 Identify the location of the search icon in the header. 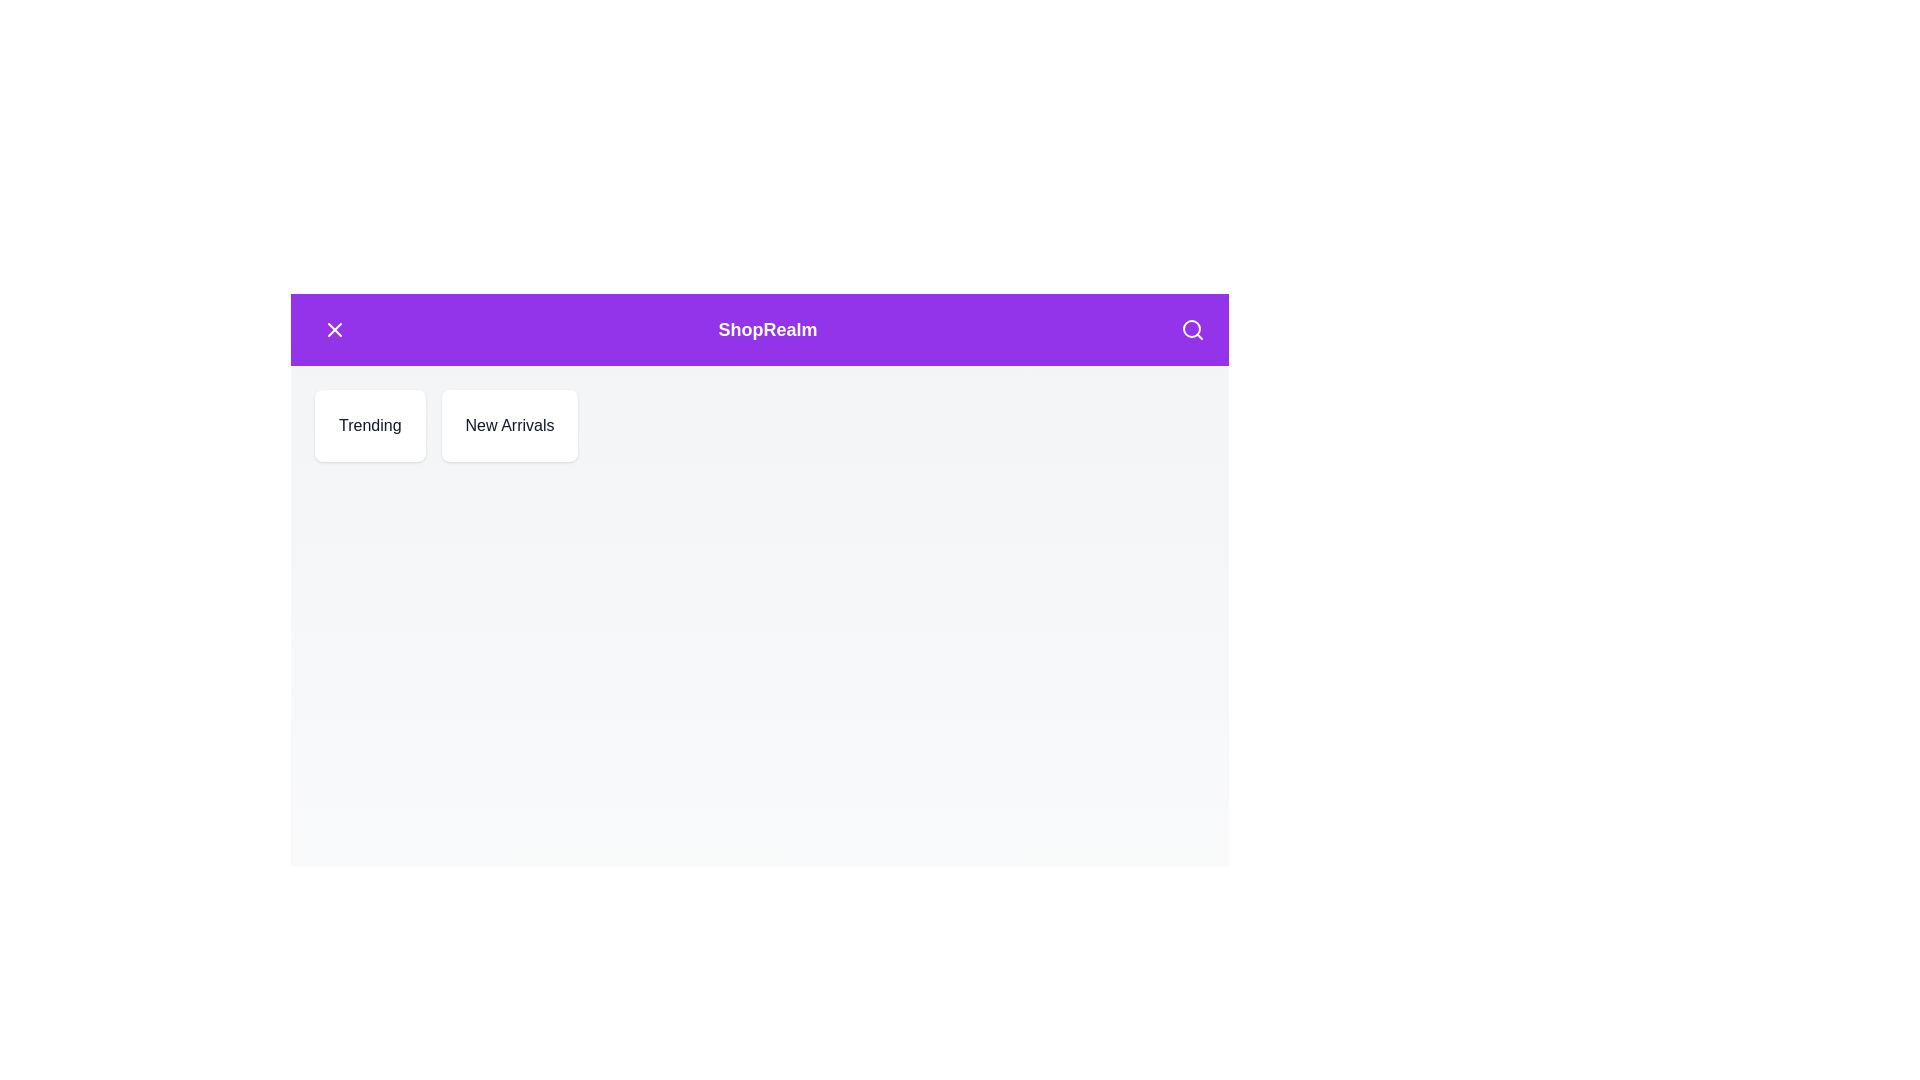
(1193, 329).